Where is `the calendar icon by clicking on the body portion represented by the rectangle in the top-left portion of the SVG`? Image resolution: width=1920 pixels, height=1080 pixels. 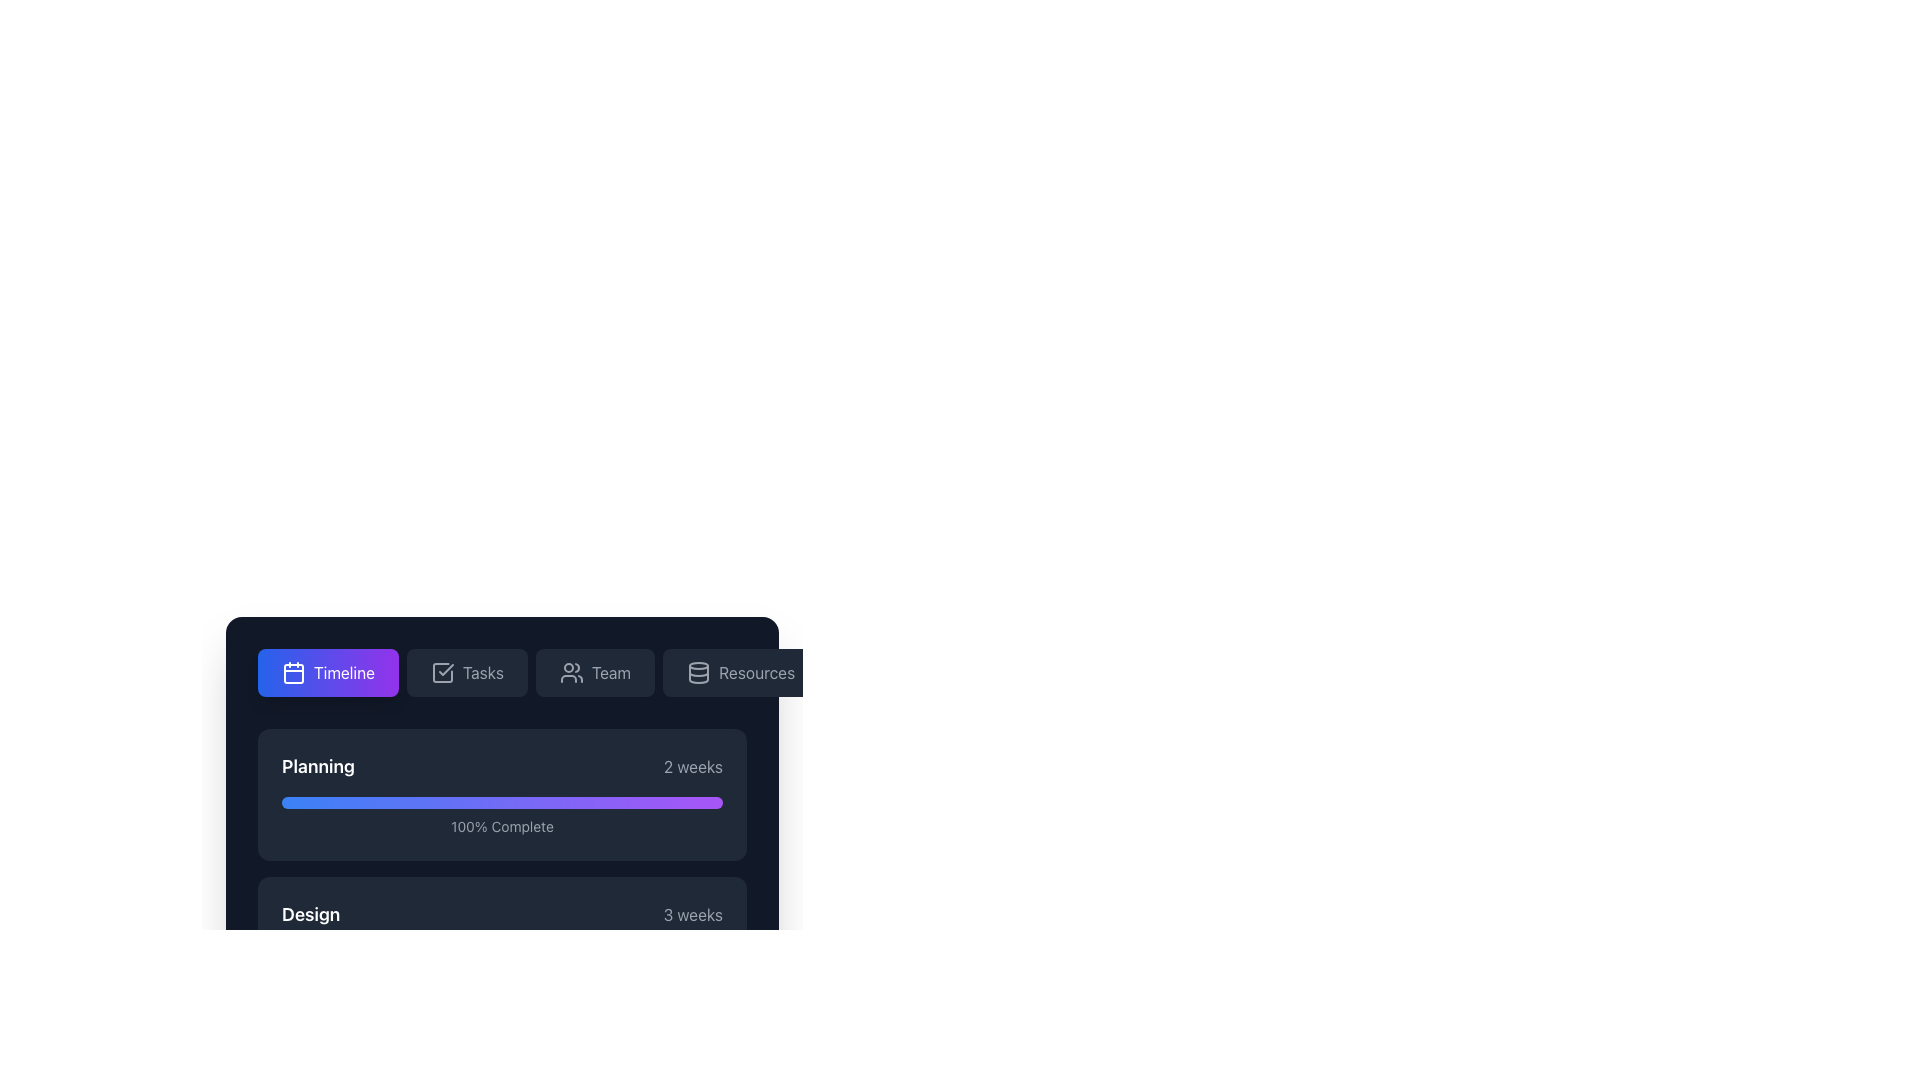
the calendar icon by clicking on the body portion represented by the rectangle in the top-left portion of the SVG is located at coordinates (292, 674).